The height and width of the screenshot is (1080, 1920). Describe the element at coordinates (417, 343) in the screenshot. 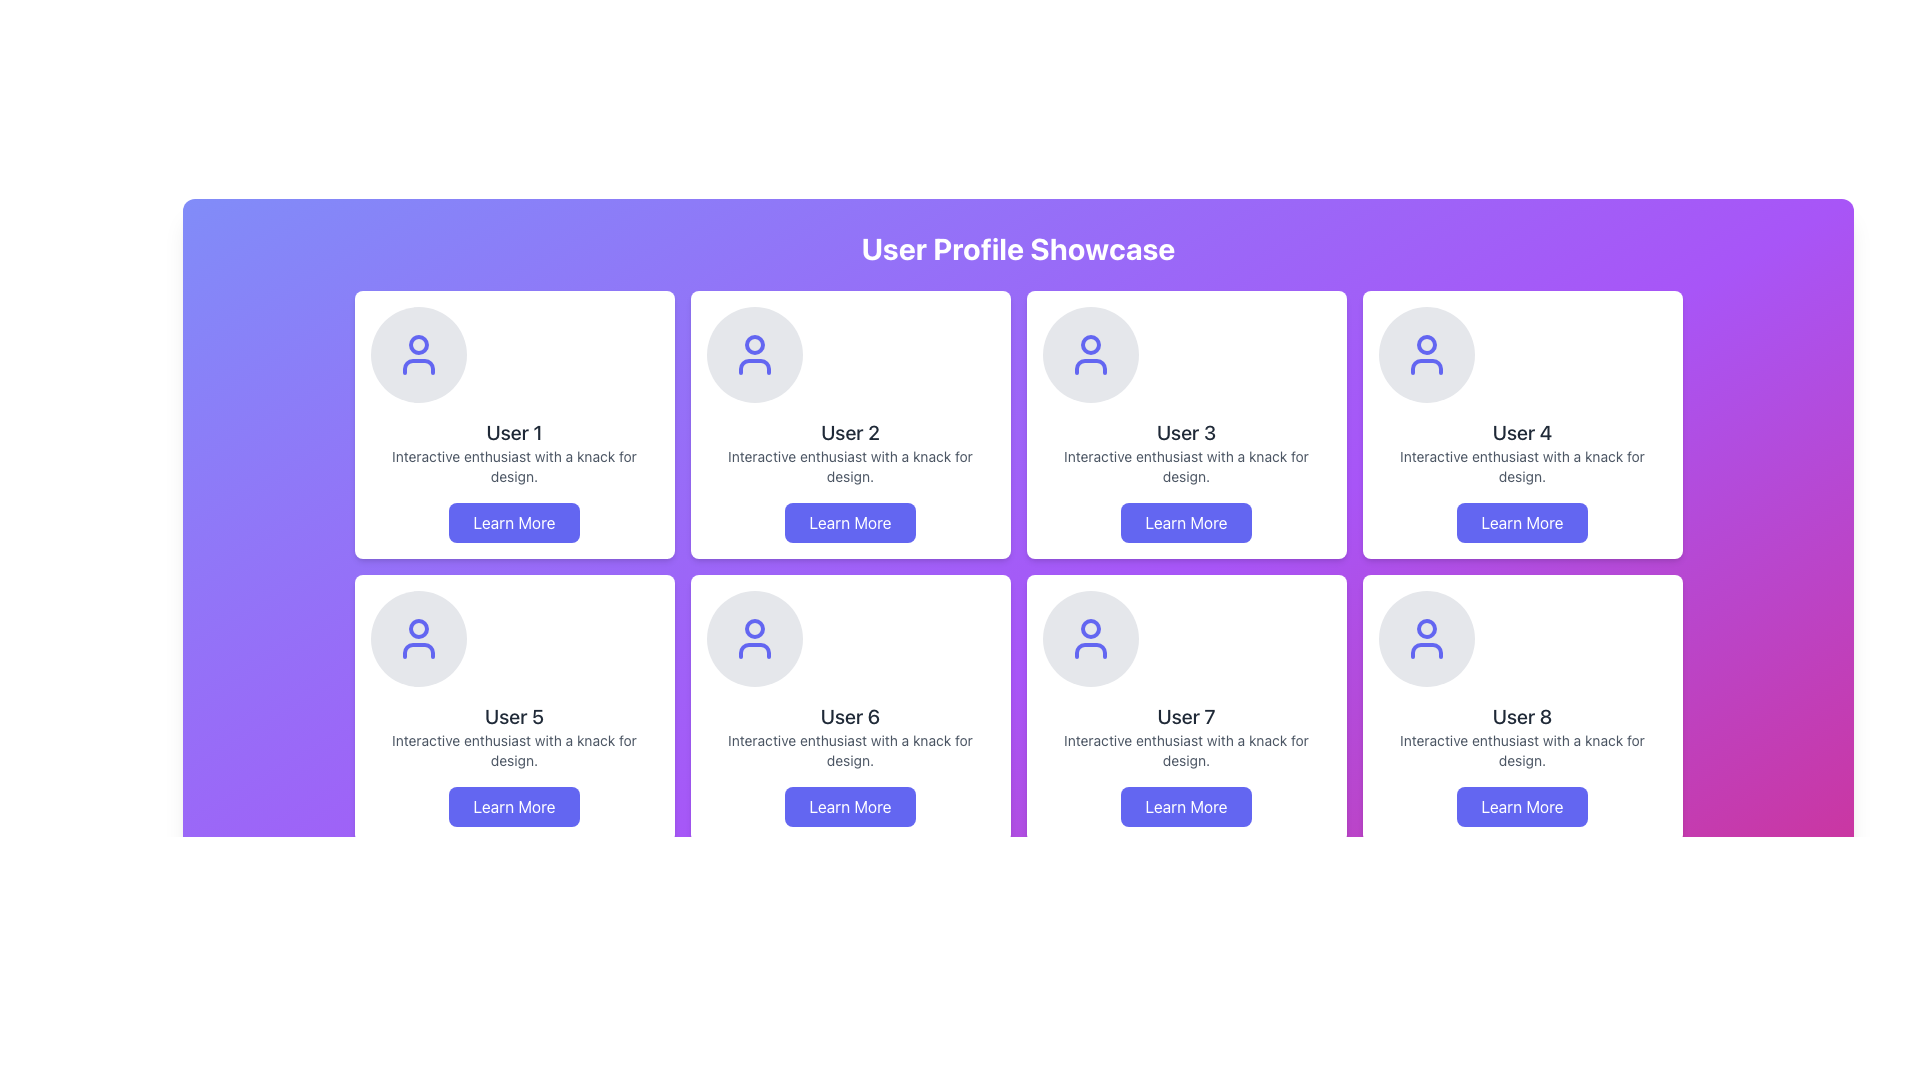

I see `the circular graphic representation within the user icon of the first profile card labeled 'User 1' in the user showcase interface` at that location.